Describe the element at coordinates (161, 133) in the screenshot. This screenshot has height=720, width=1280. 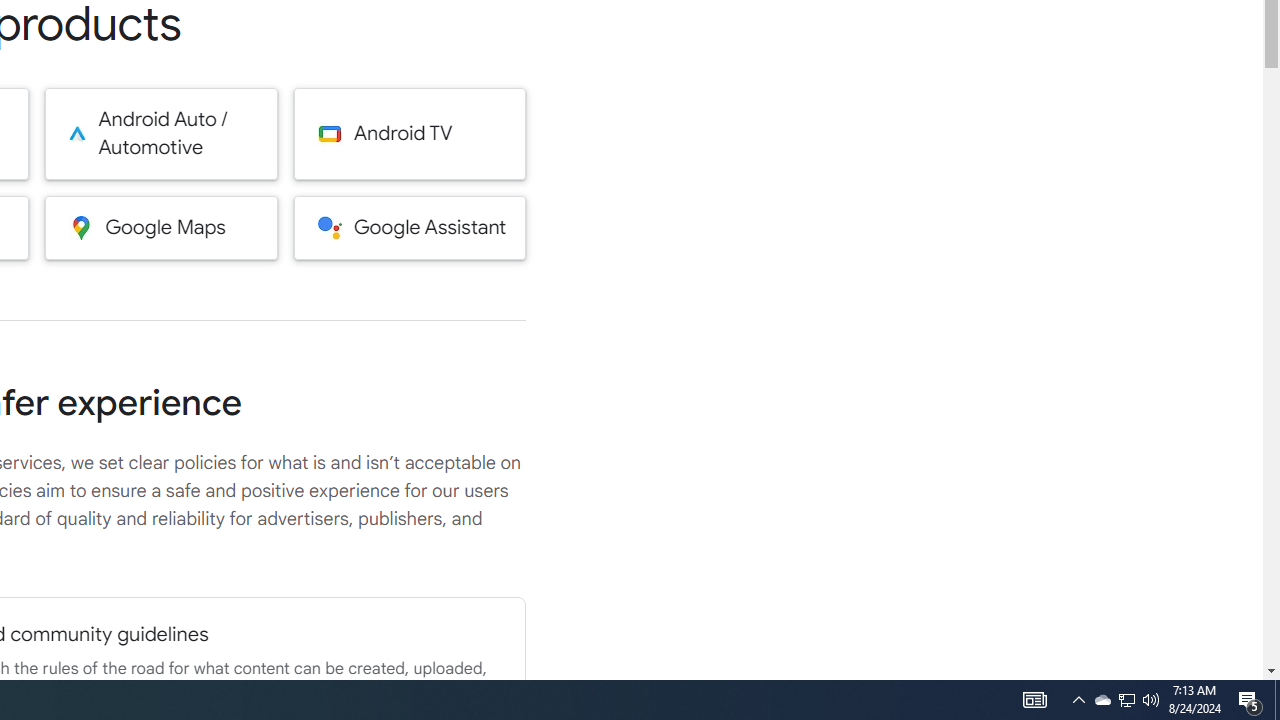
I see `'Android Auto / Automotive'` at that location.